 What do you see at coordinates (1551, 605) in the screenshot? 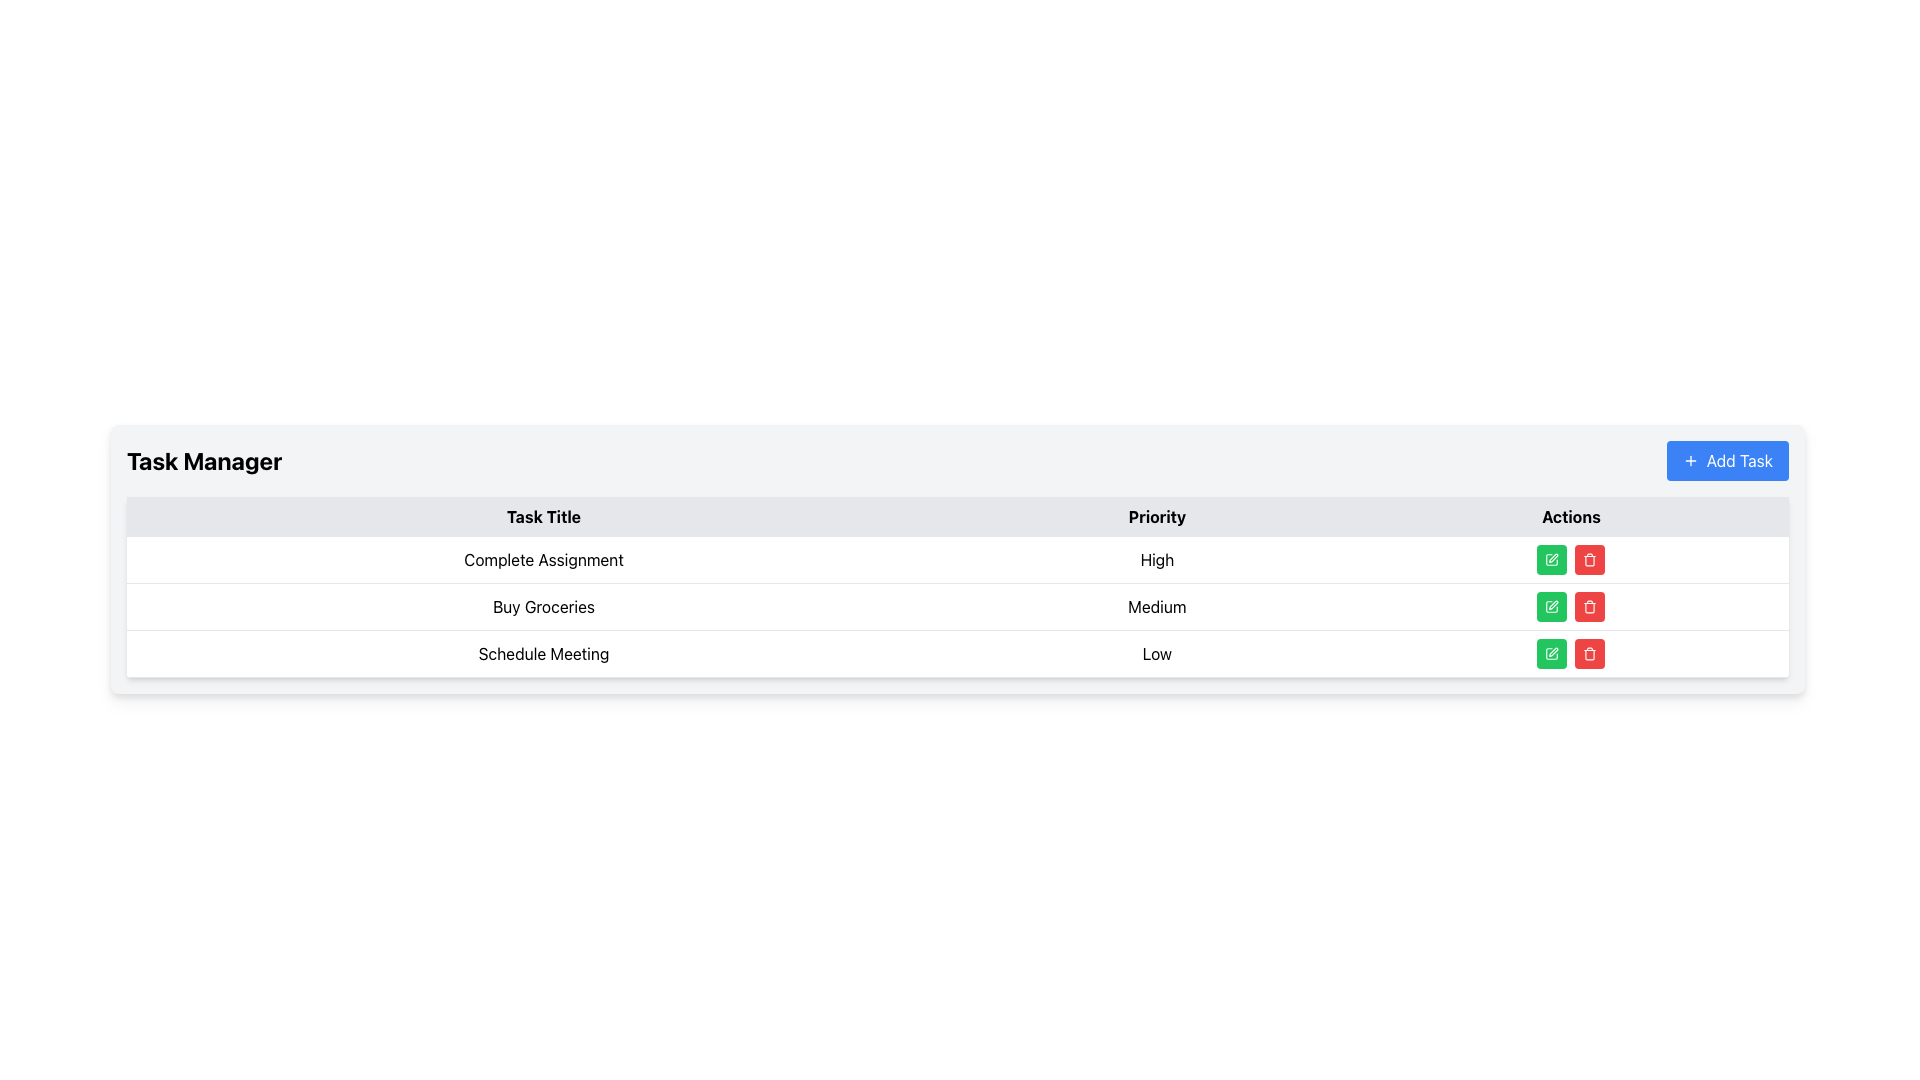
I see `the 'Edit' icon, which is a minimalist outline pencil within a square located in the 'Actions' column of the second row in the task management table for the task 'Buy Groceries'` at bounding box center [1551, 605].